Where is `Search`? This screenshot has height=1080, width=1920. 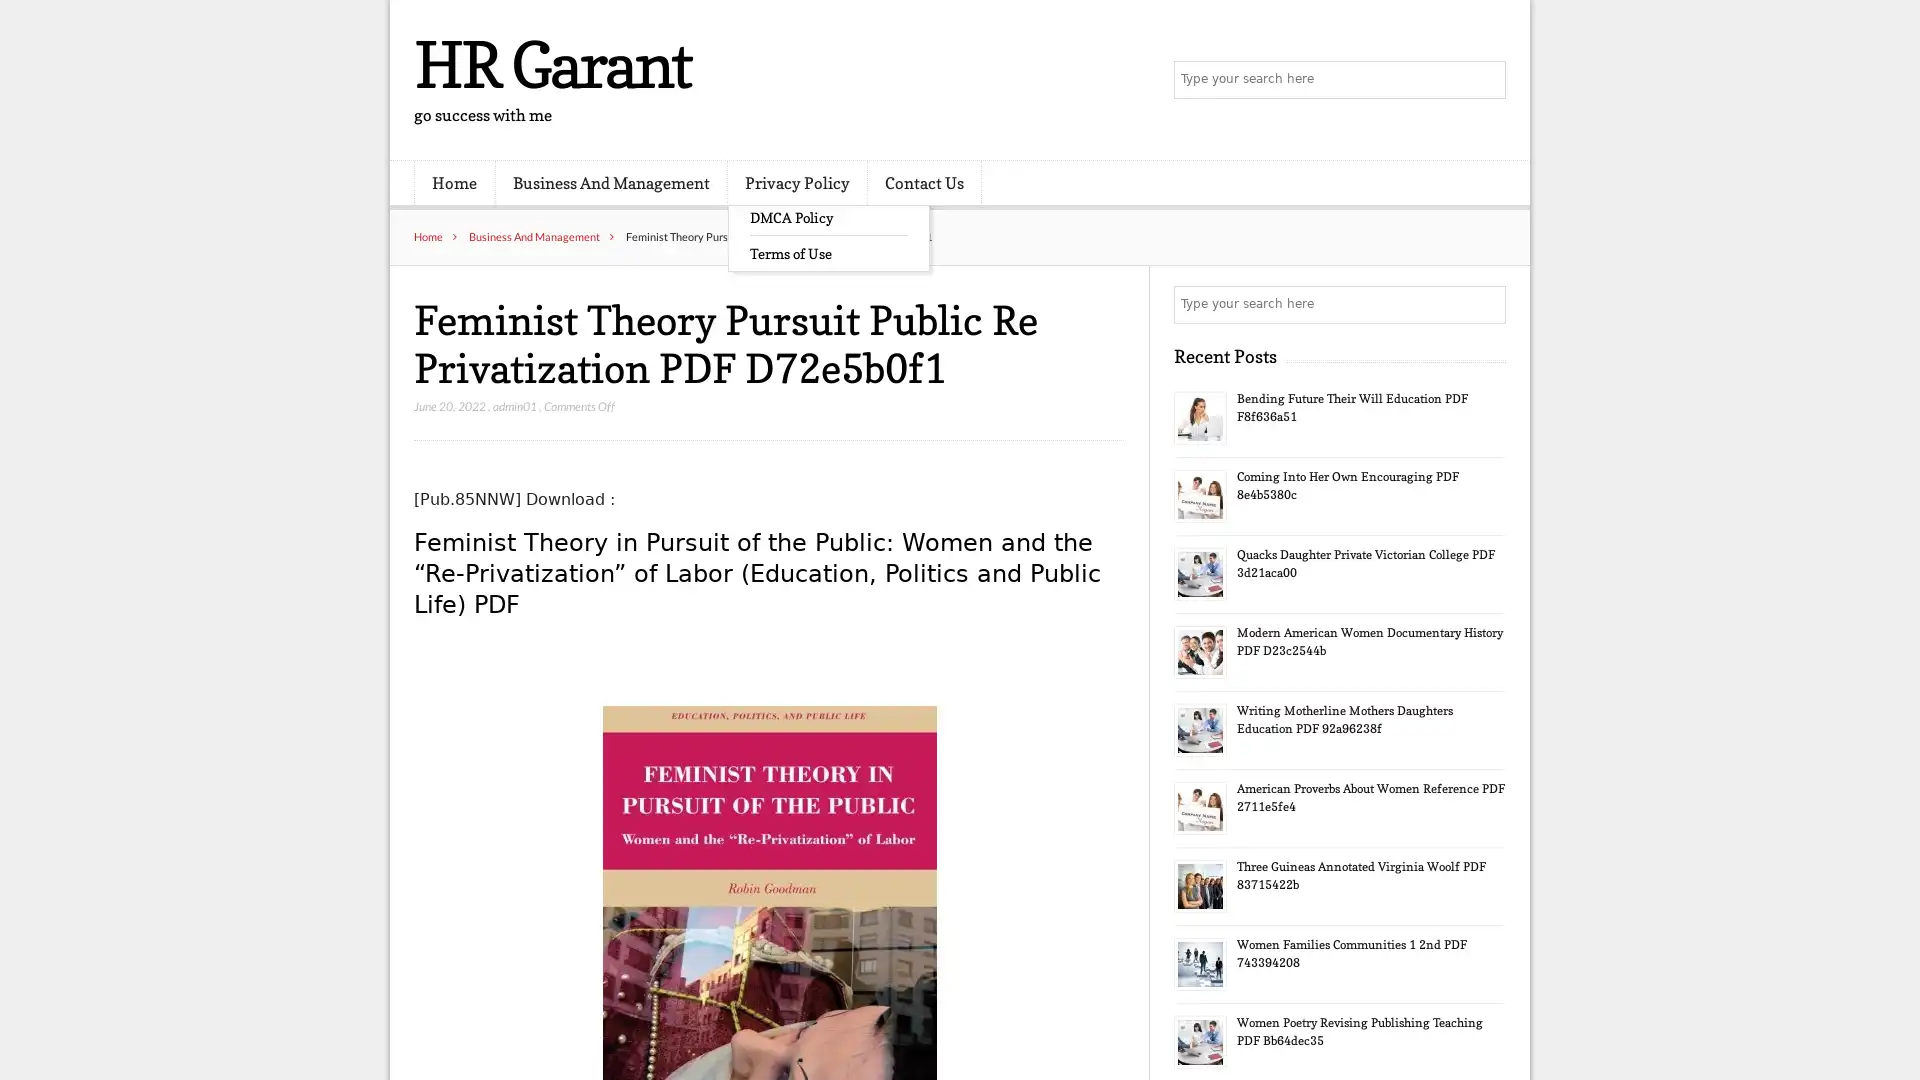 Search is located at coordinates (1485, 80).